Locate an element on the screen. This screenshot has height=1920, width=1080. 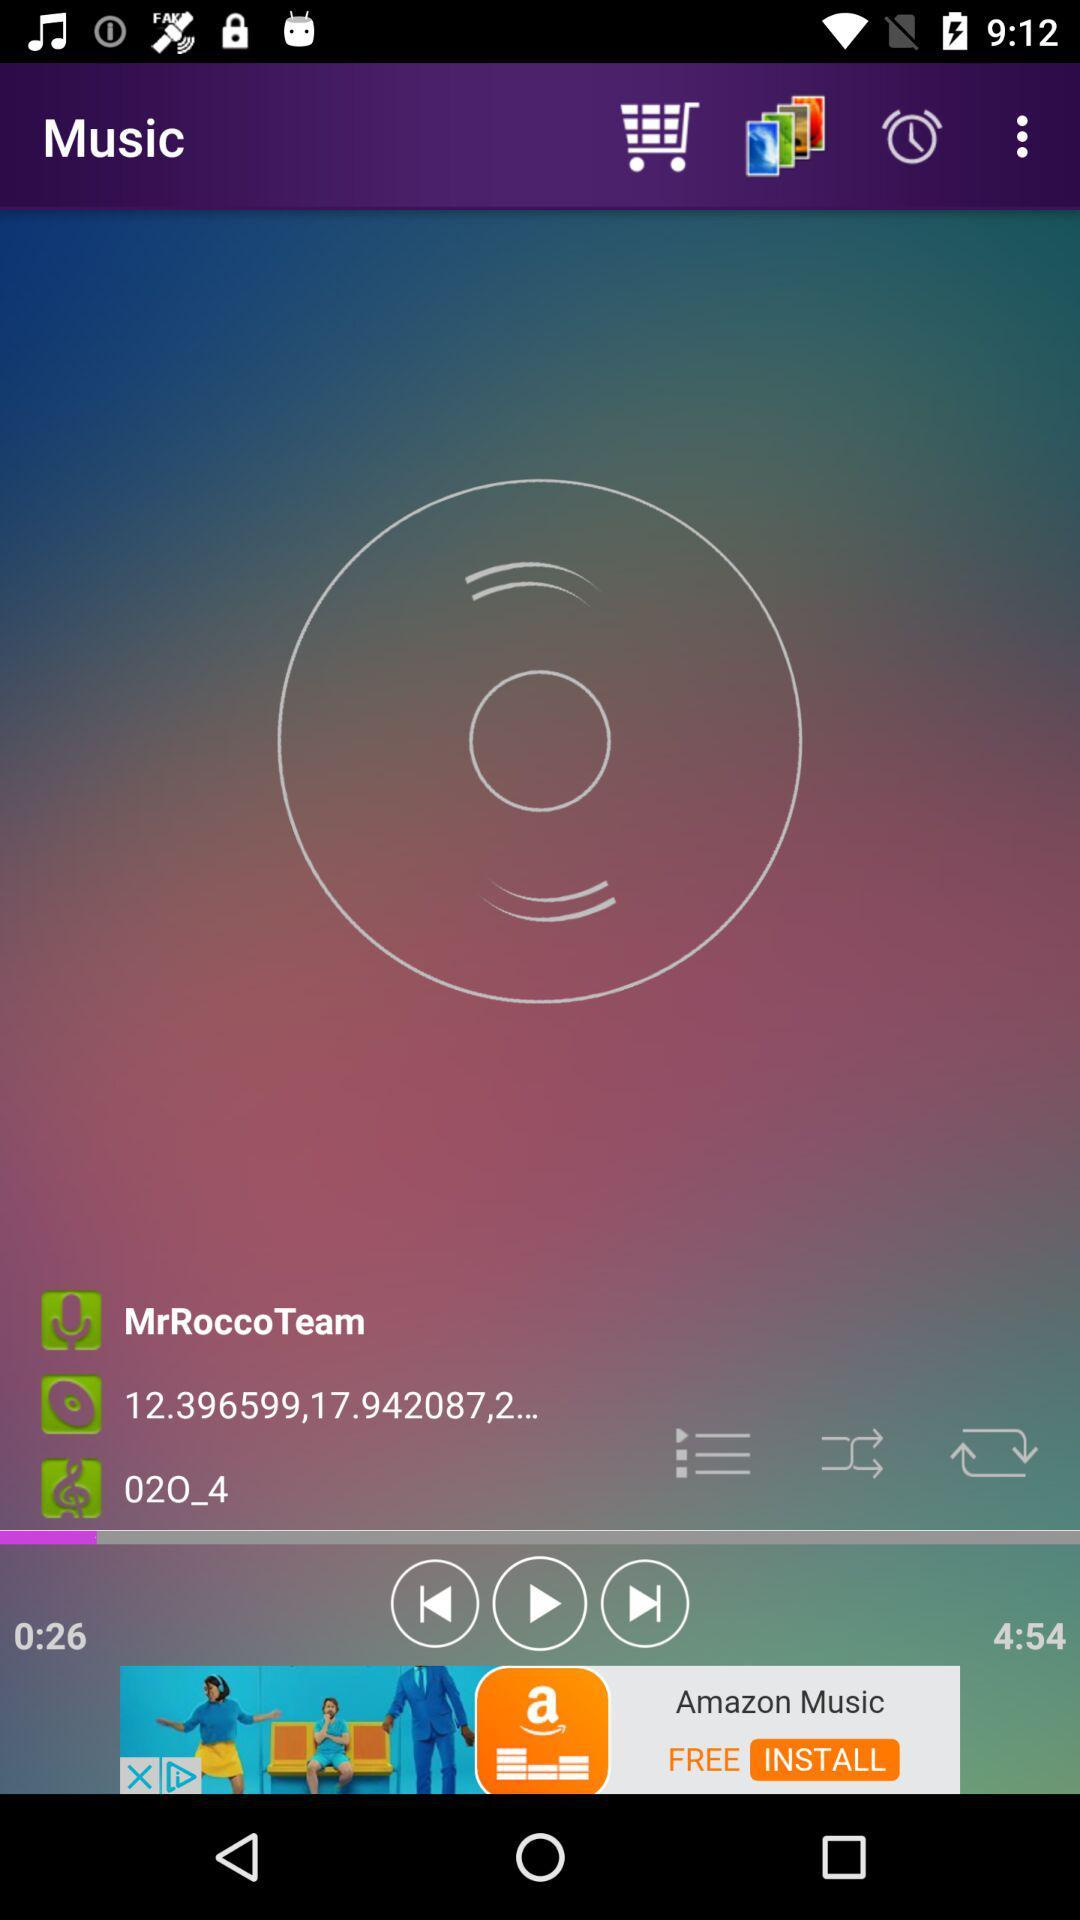
download different app is located at coordinates (540, 1727).